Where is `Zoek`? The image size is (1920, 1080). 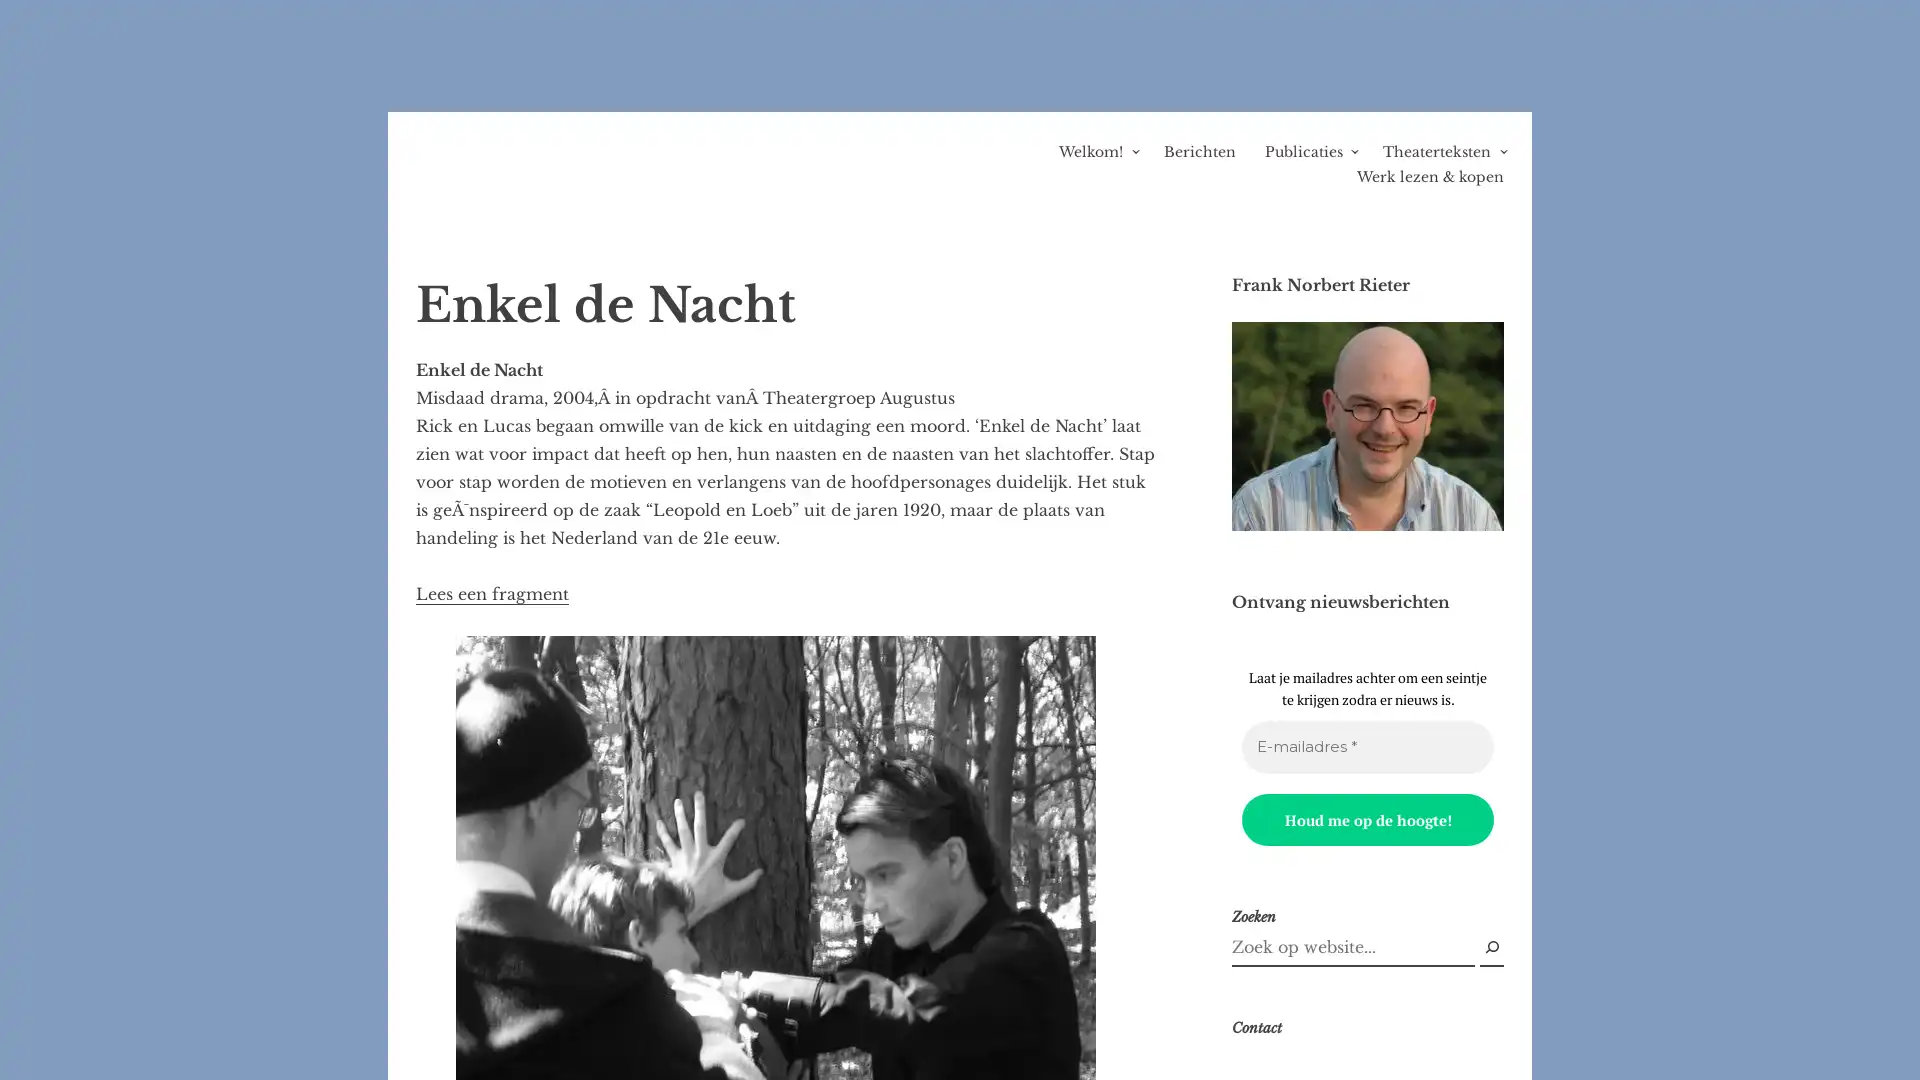
Zoek is located at coordinates (1492, 946).